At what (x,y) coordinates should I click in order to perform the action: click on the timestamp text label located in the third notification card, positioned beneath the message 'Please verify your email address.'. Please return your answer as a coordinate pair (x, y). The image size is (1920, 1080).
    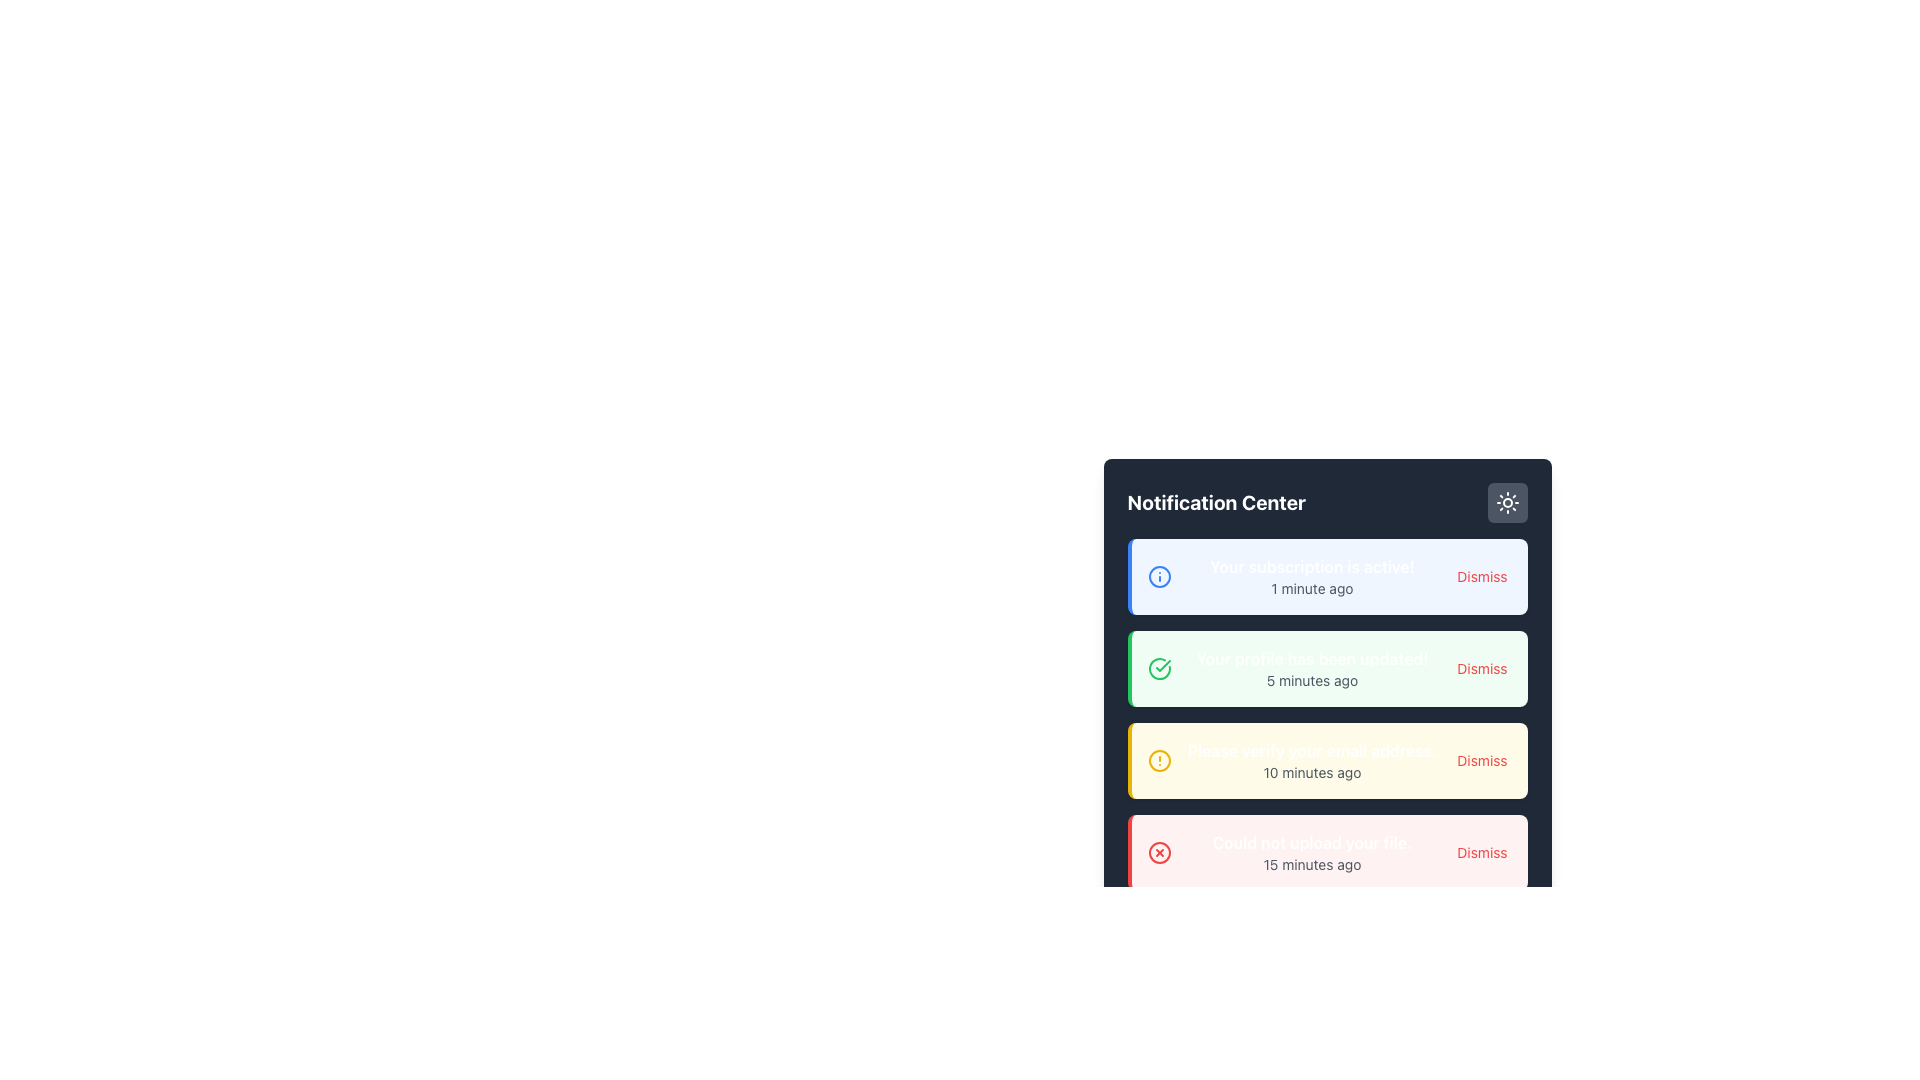
    Looking at the image, I should click on (1312, 771).